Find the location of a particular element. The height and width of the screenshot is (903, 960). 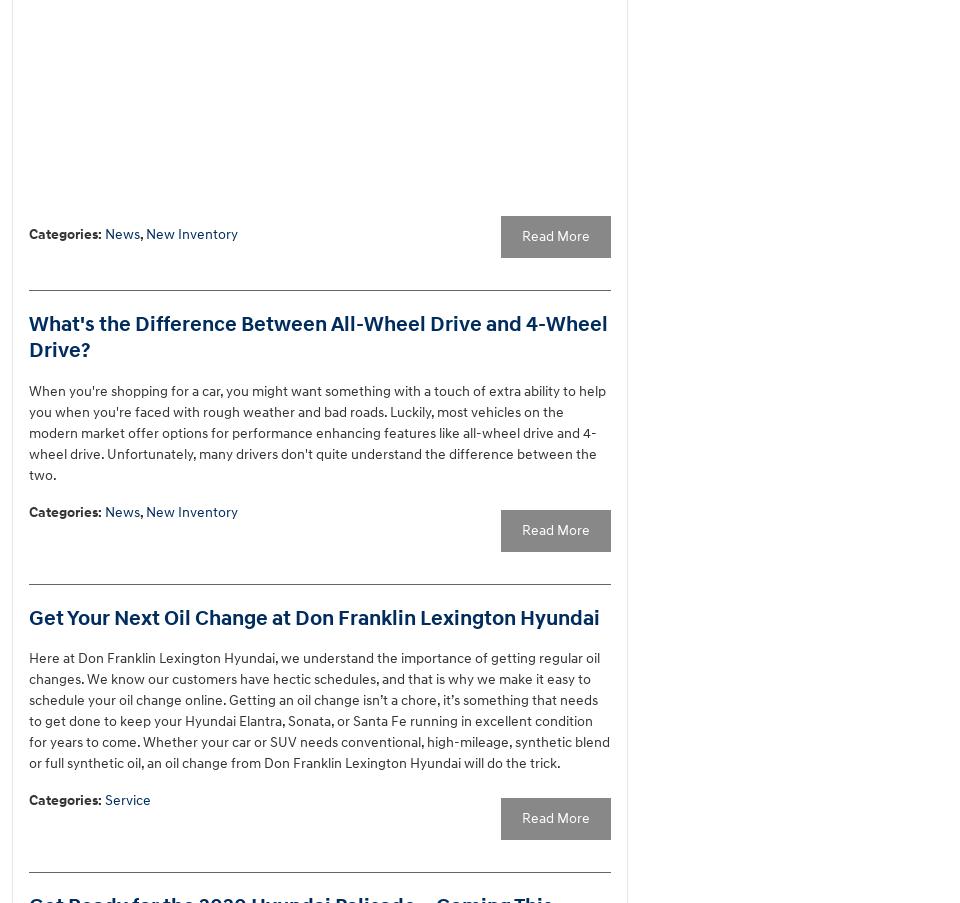

'Here at Don Franklin Lexington Hyundai, we understand the importance of getting regular oil changes. We know our customers have hectic schedules, and that is why we make it easy to schedule your oil change online. Getting an oil change isn’t a chore, it’s something that needs to get done to keep your Hyundai Elantra, Sonata, or Santa Fe running in excellent condition for years to come. Whether your car or SUV needs conventional, high-mileage, synthetic blend or full synthetic oil, an oil change from Don Franklin Lexington Hyundai will do the trick.' is located at coordinates (319, 710).